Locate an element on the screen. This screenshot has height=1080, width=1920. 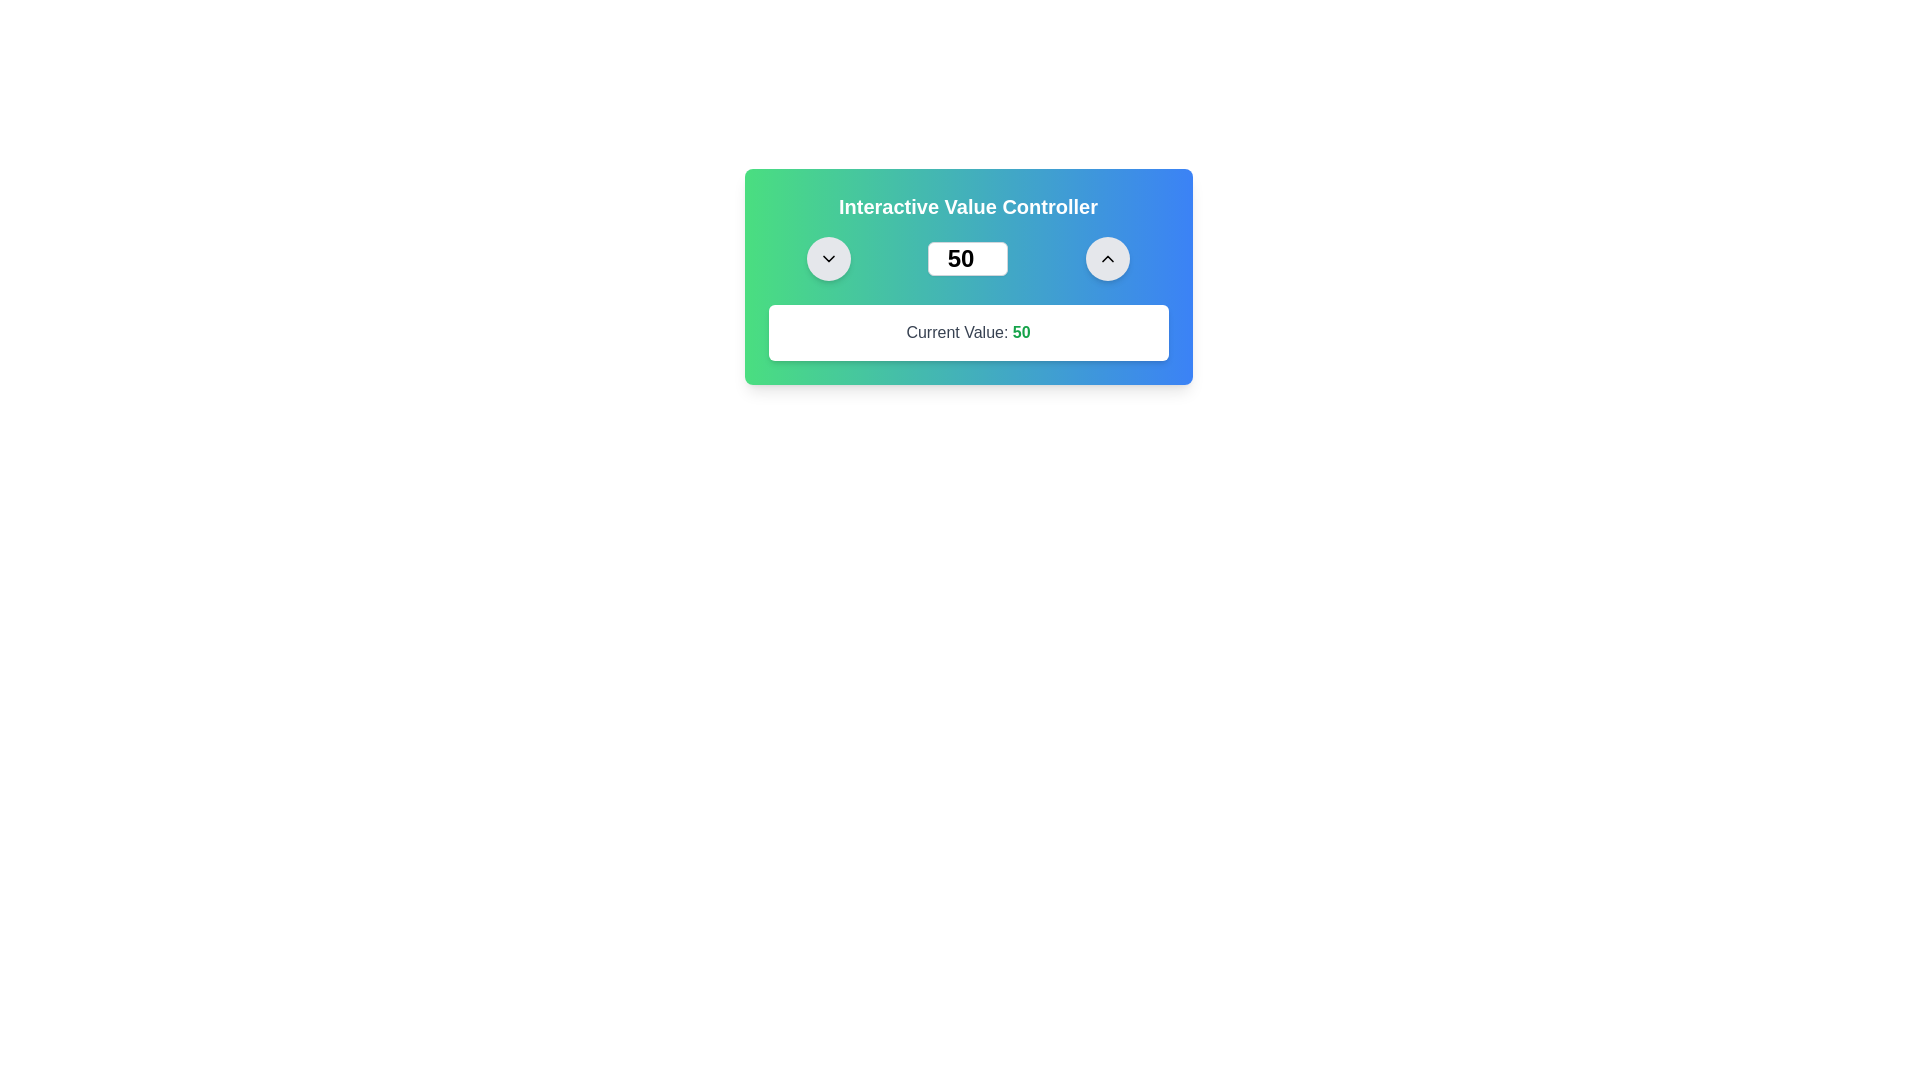
the upward-pointing chevron icon located inside the circular button on the right side of the interface to interact with it is located at coordinates (1106, 257).